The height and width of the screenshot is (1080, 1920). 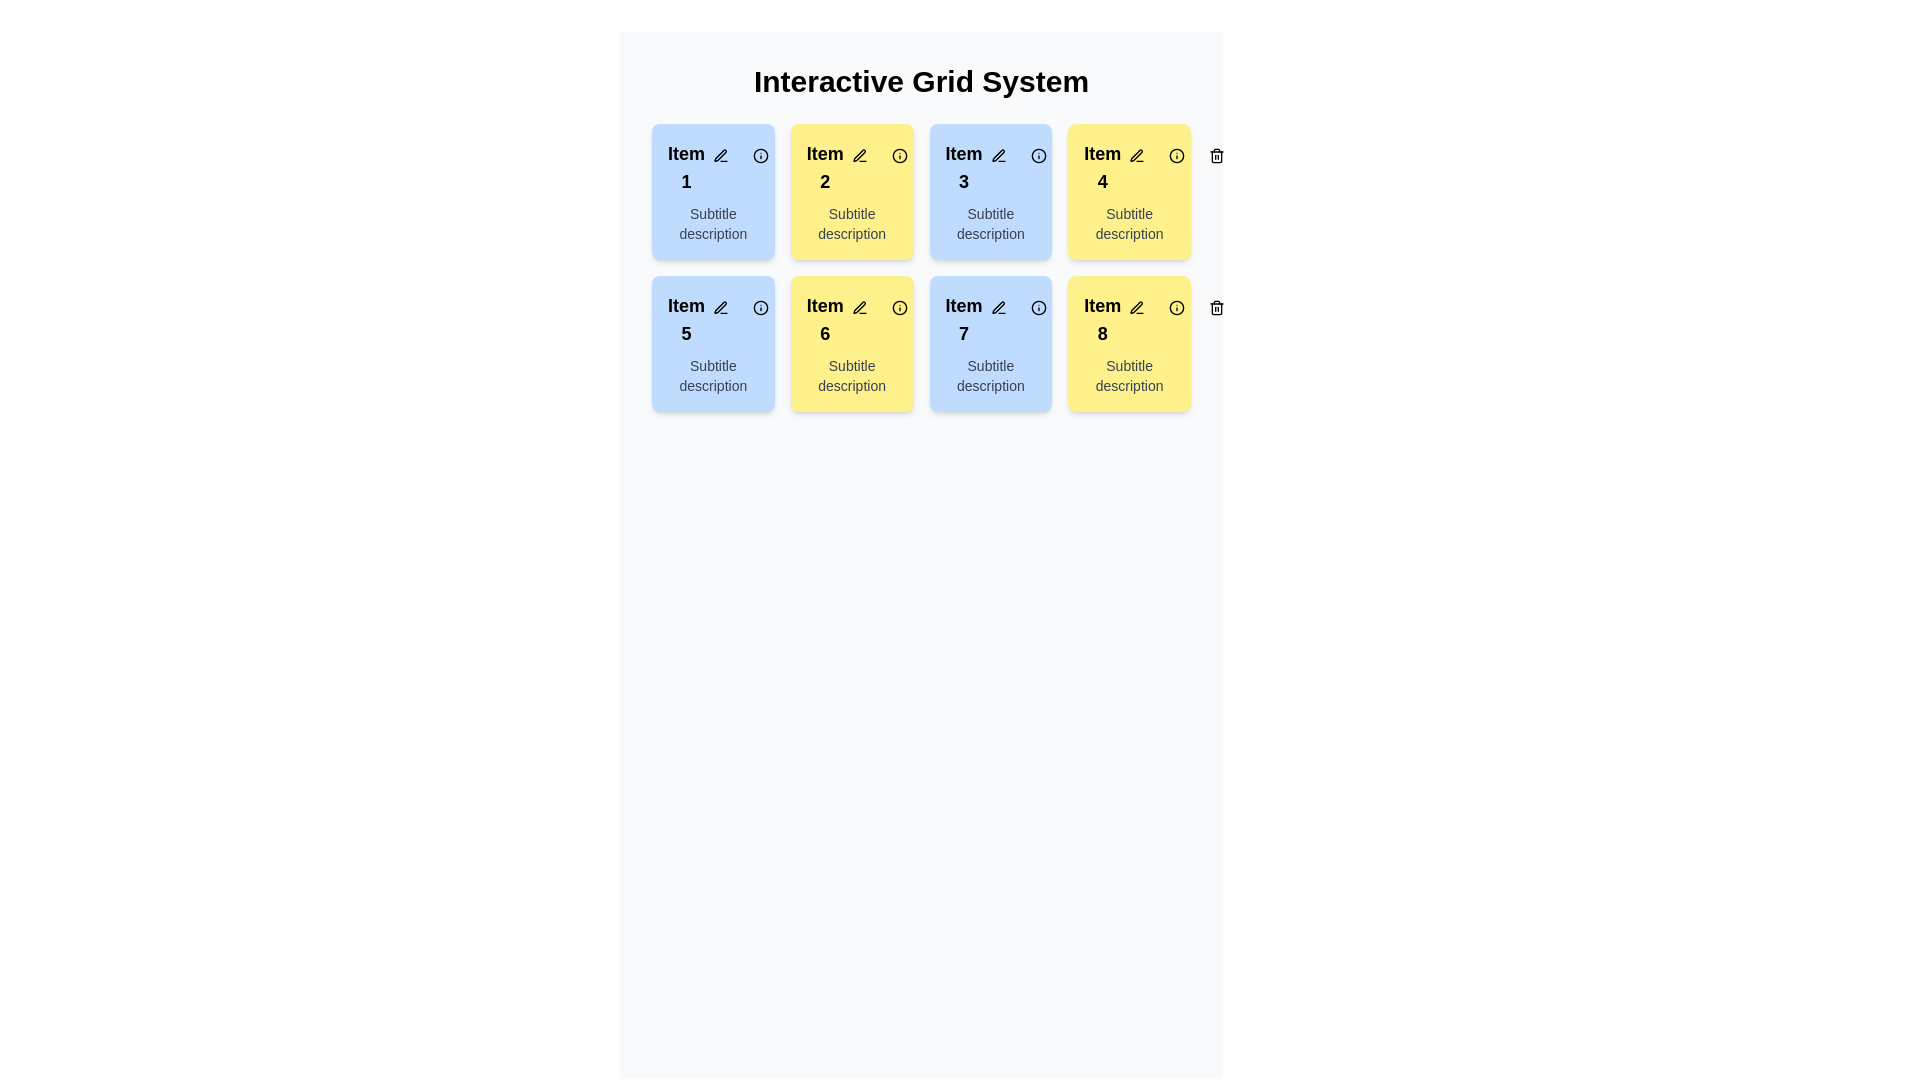 What do you see at coordinates (1077, 308) in the screenshot?
I see `the delete button for the 'Item 8' card, which is the third action button in the action row and positioned on the far right after the edit and info buttons` at bounding box center [1077, 308].